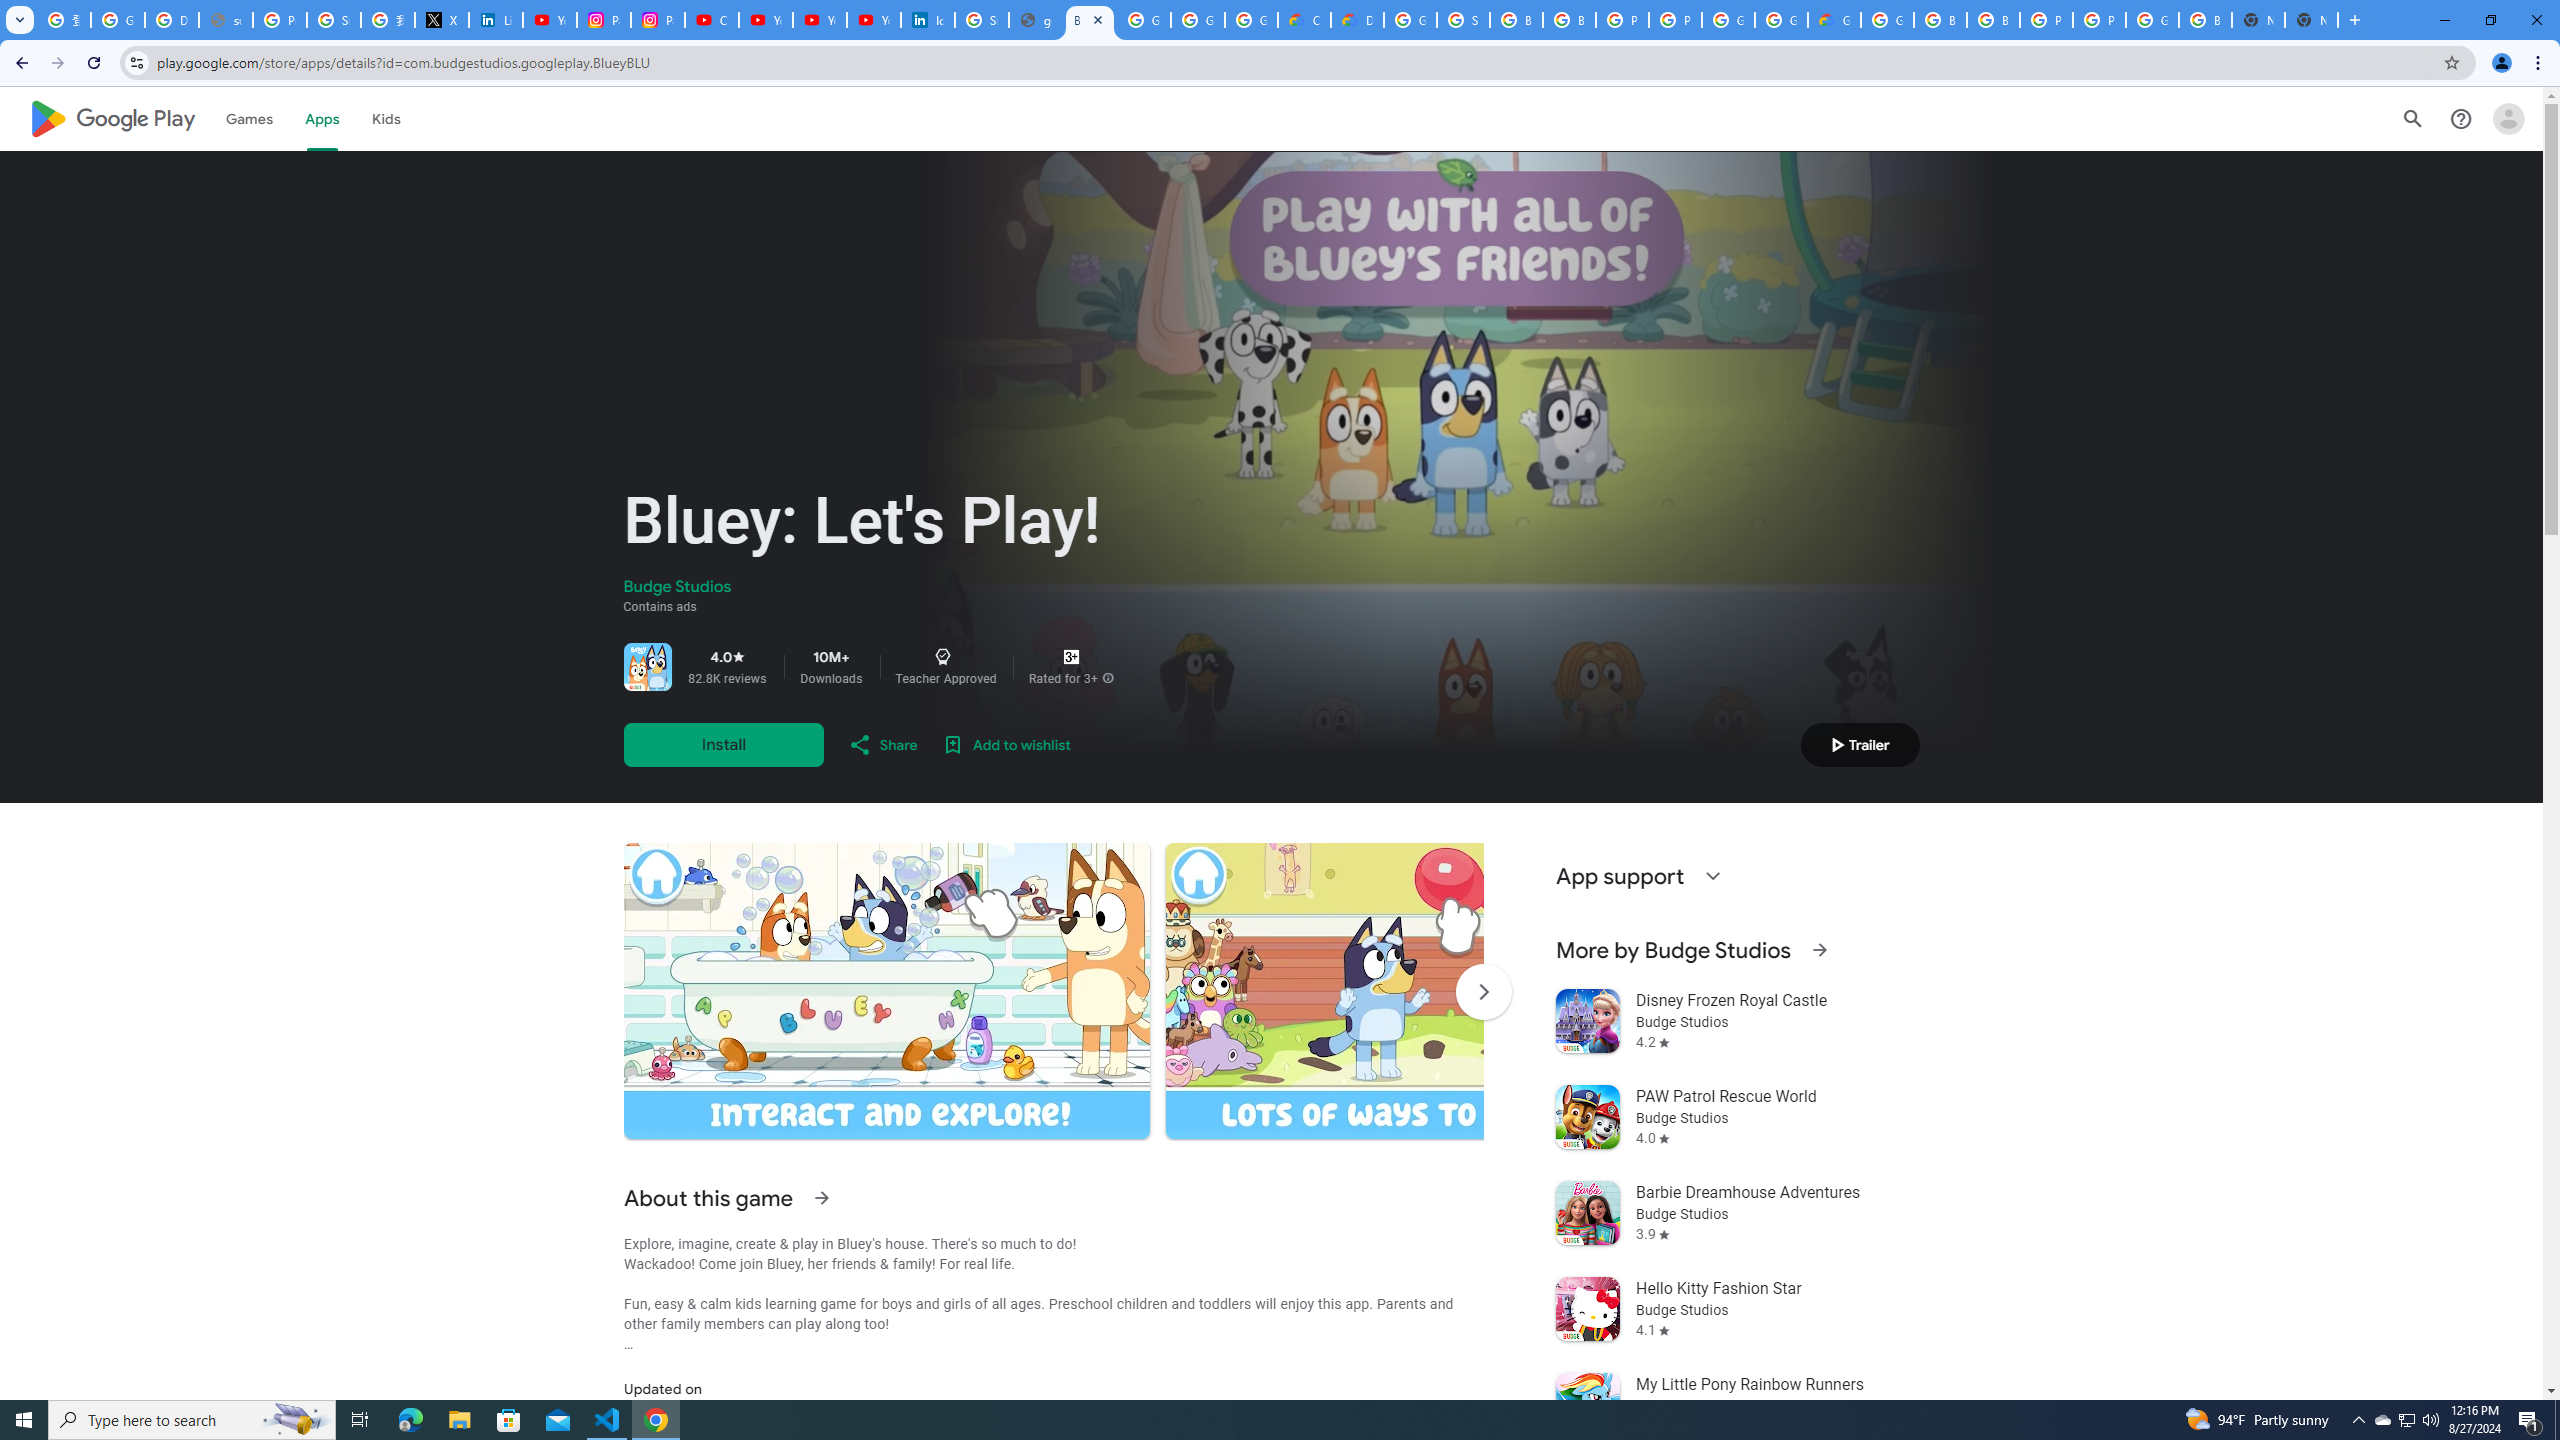  What do you see at coordinates (2507, 118) in the screenshot?
I see `'Open account menu'` at bounding box center [2507, 118].